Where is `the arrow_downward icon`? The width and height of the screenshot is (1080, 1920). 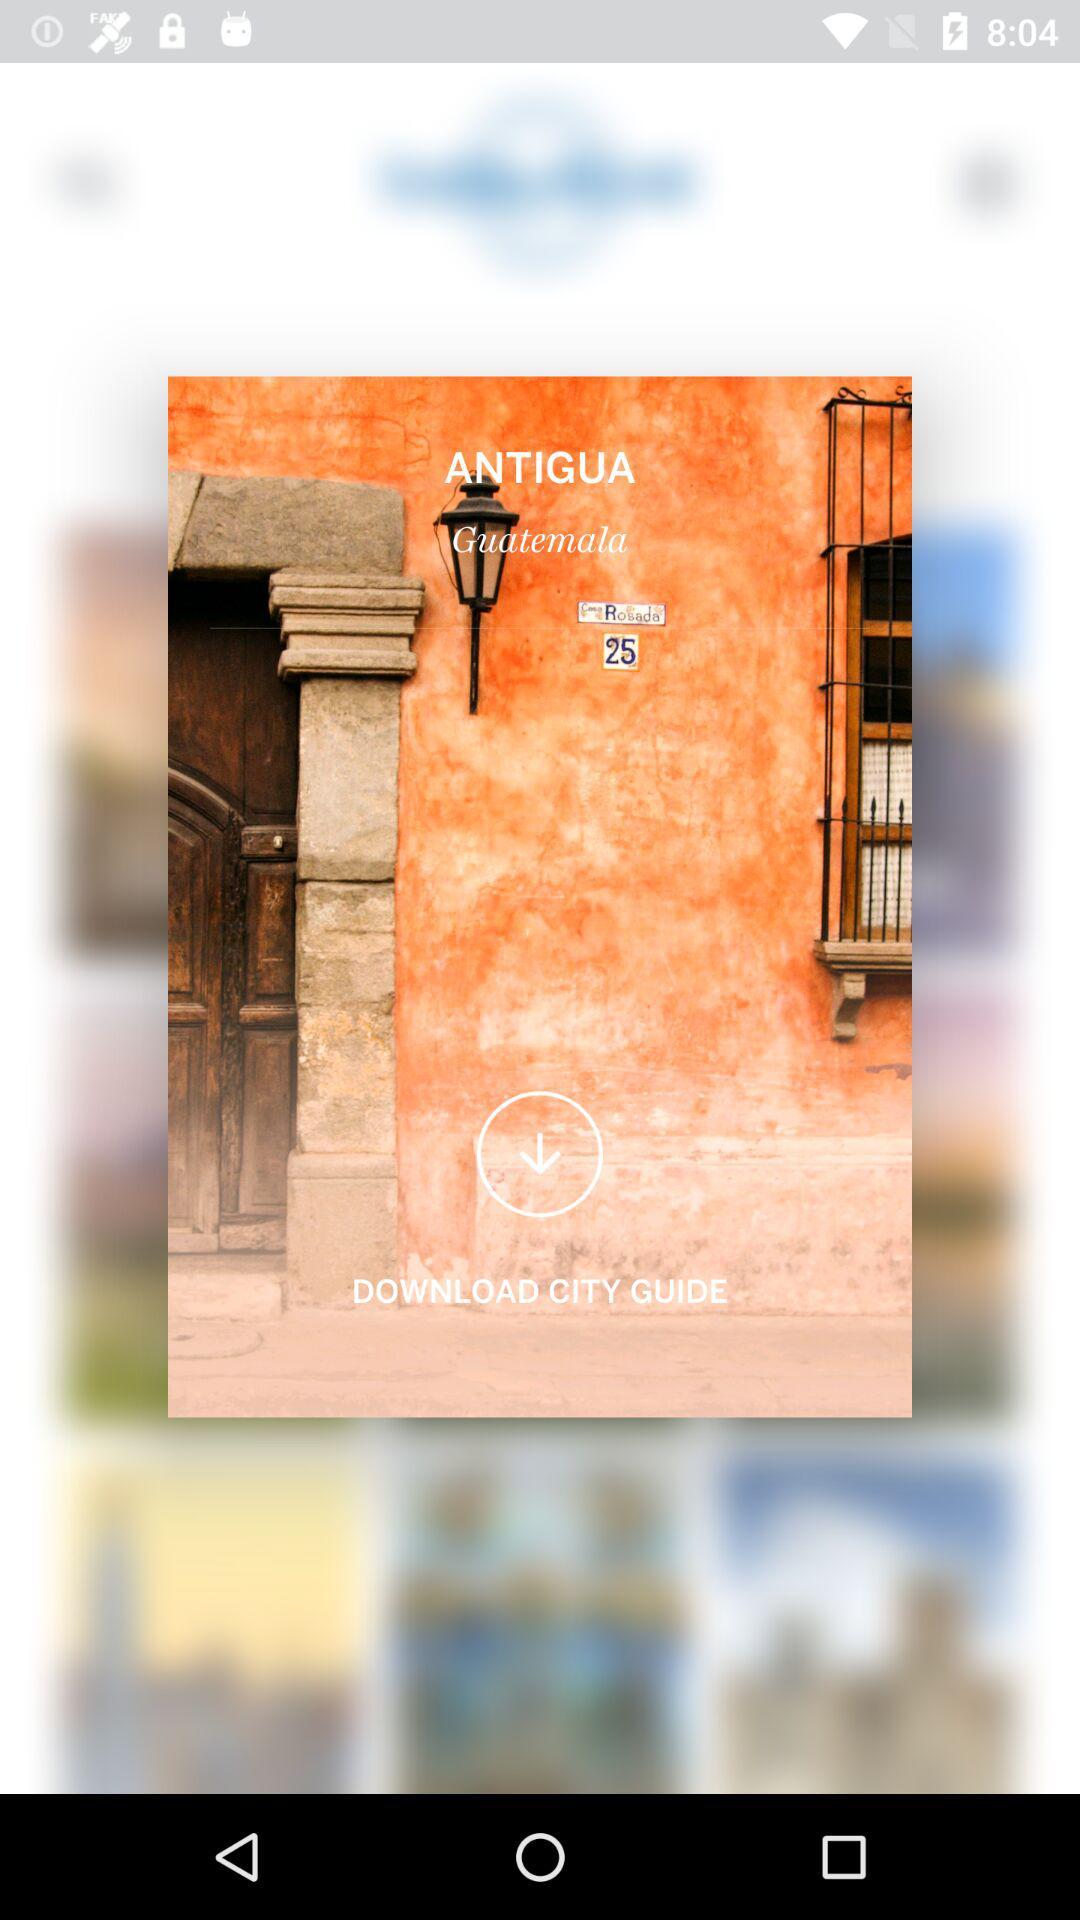 the arrow_downward icon is located at coordinates (540, 1154).